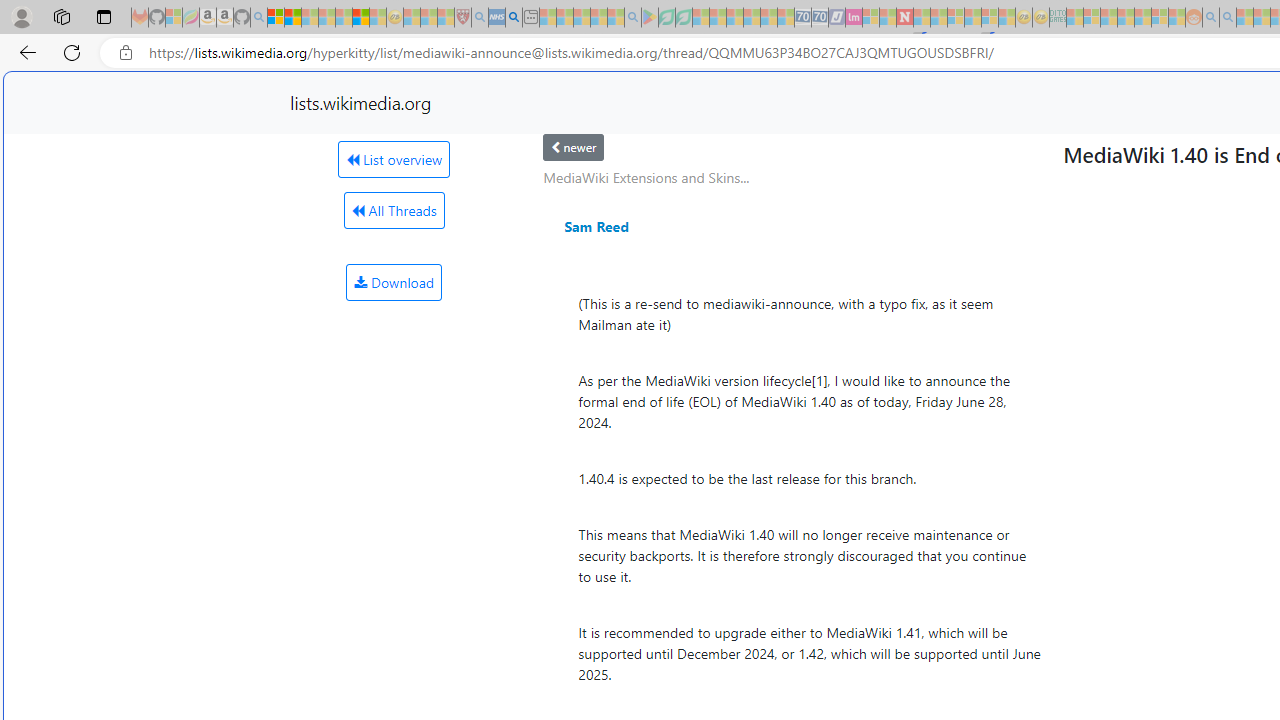  I want to click on 'New Report Confirms 2023 Was Record Hot | Watch - Sleeping', so click(343, 17).